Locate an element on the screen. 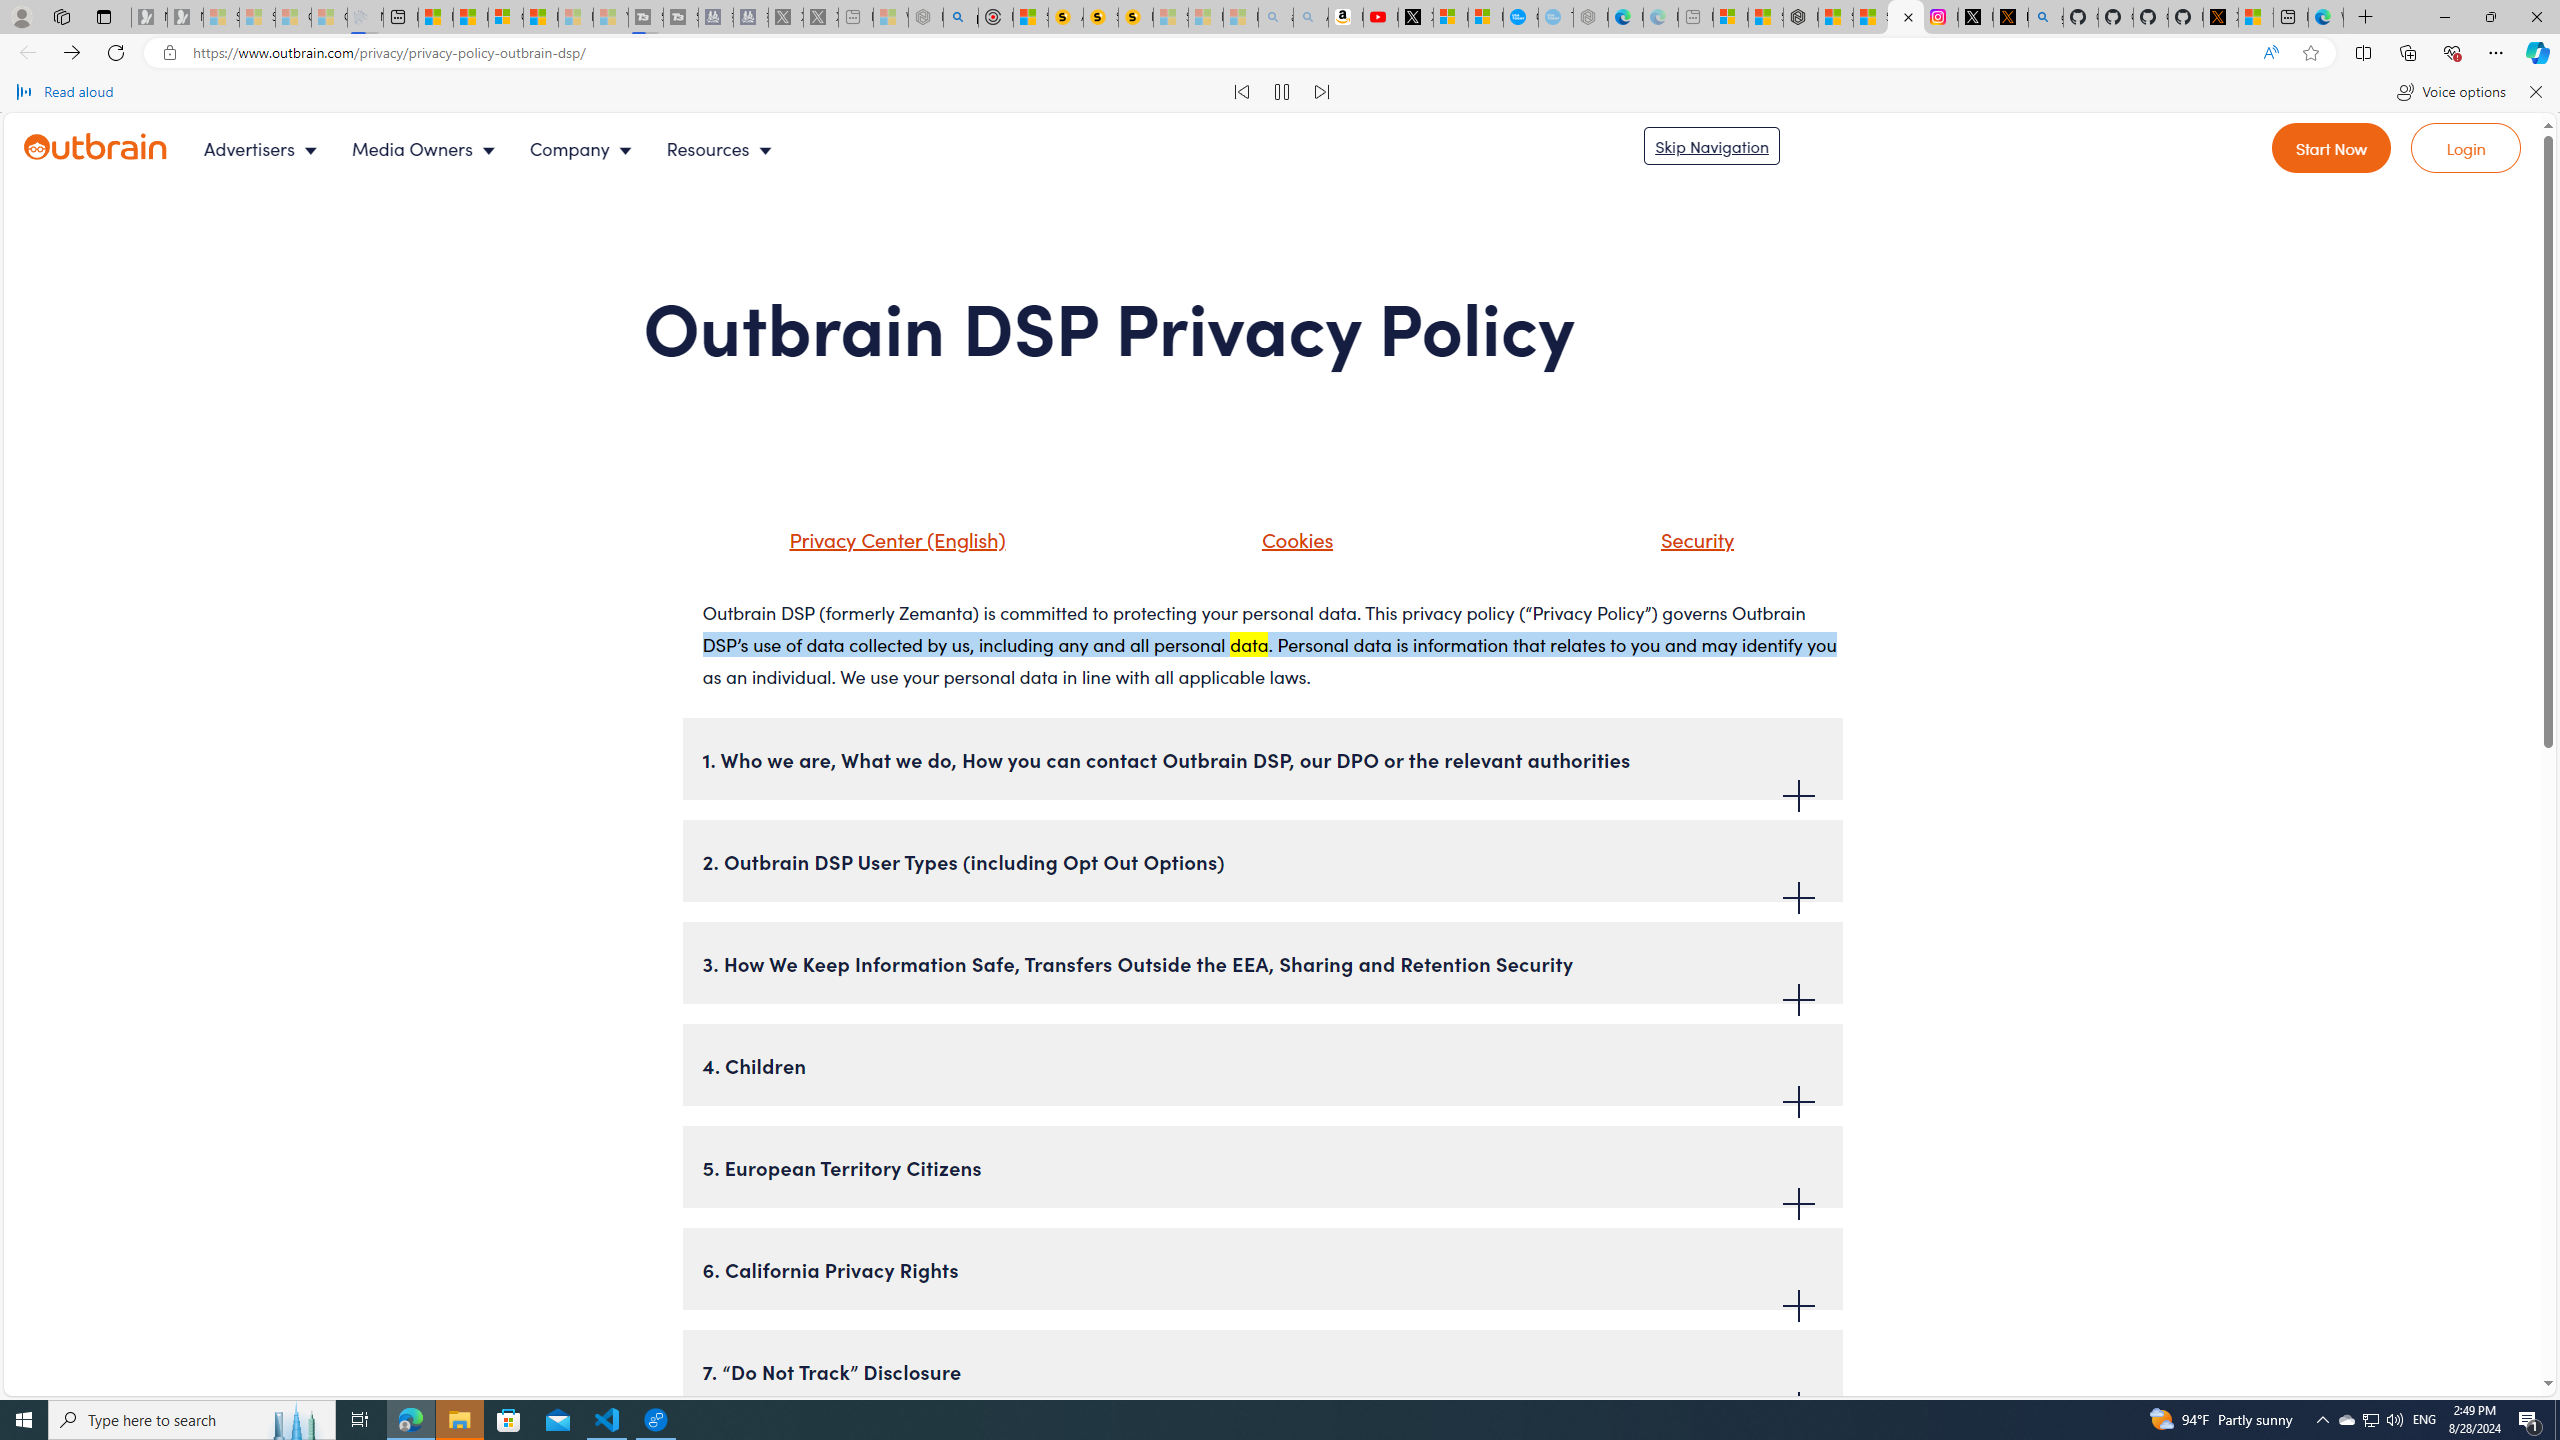 The width and height of the screenshot is (2560, 1440). 'Amazon Echo Dot PNG - Search Images - Sleeping' is located at coordinates (1309, 16).